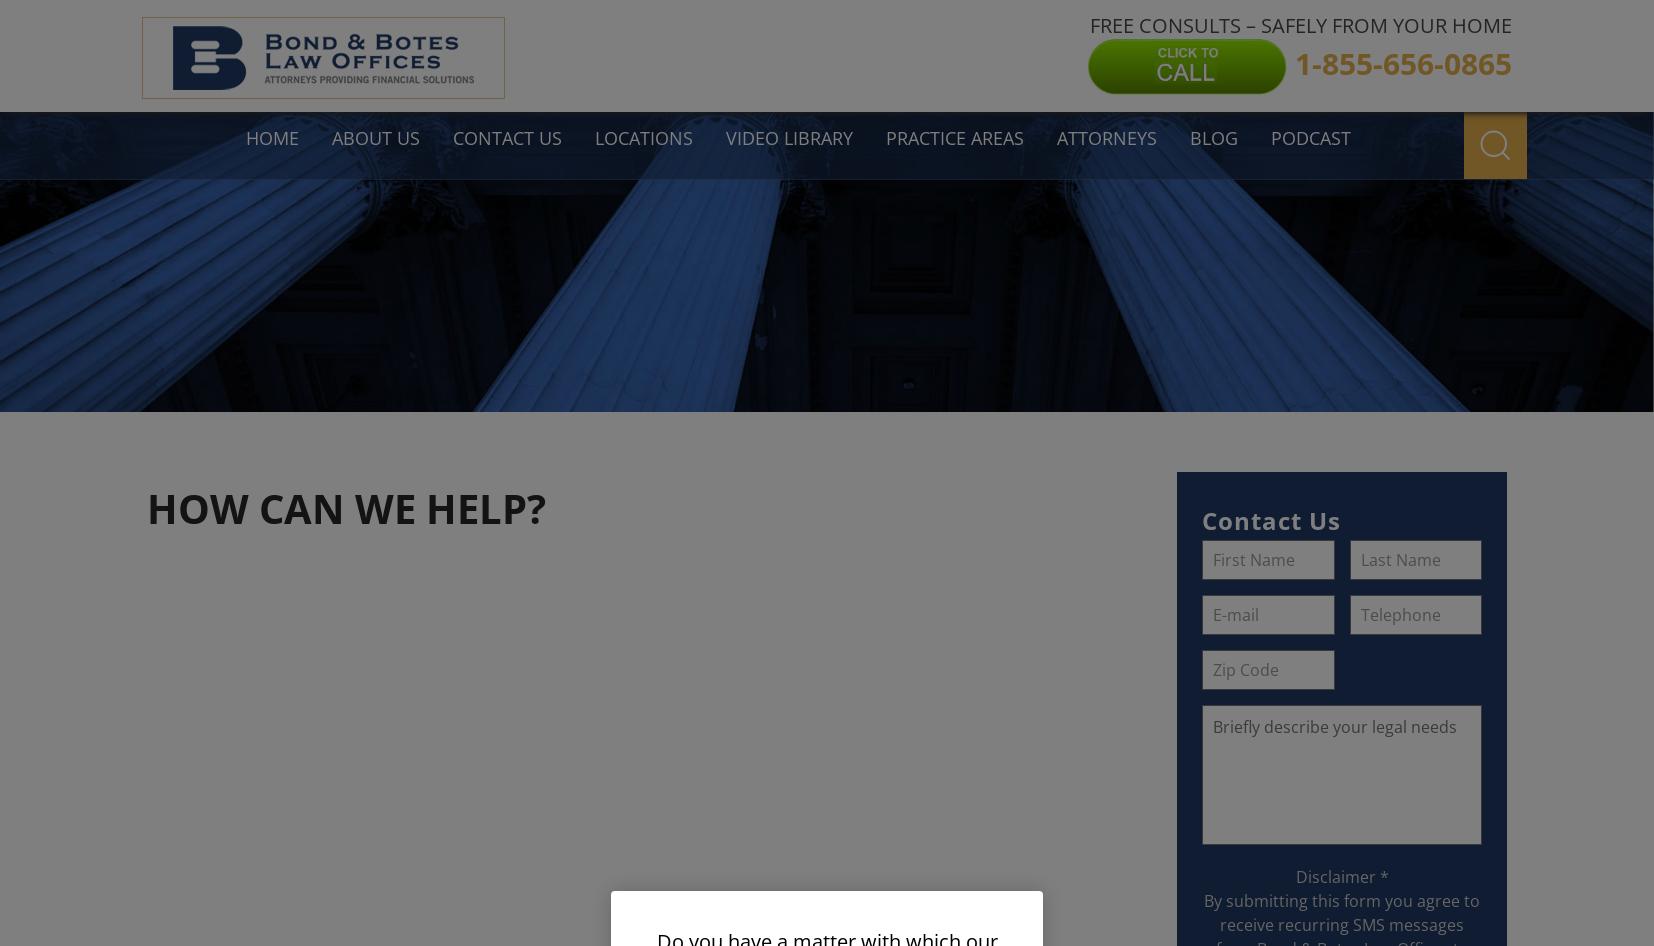 This screenshot has width=1654, height=946. What do you see at coordinates (788, 137) in the screenshot?
I see `'Video Library'` at bounding box center [788, 137].